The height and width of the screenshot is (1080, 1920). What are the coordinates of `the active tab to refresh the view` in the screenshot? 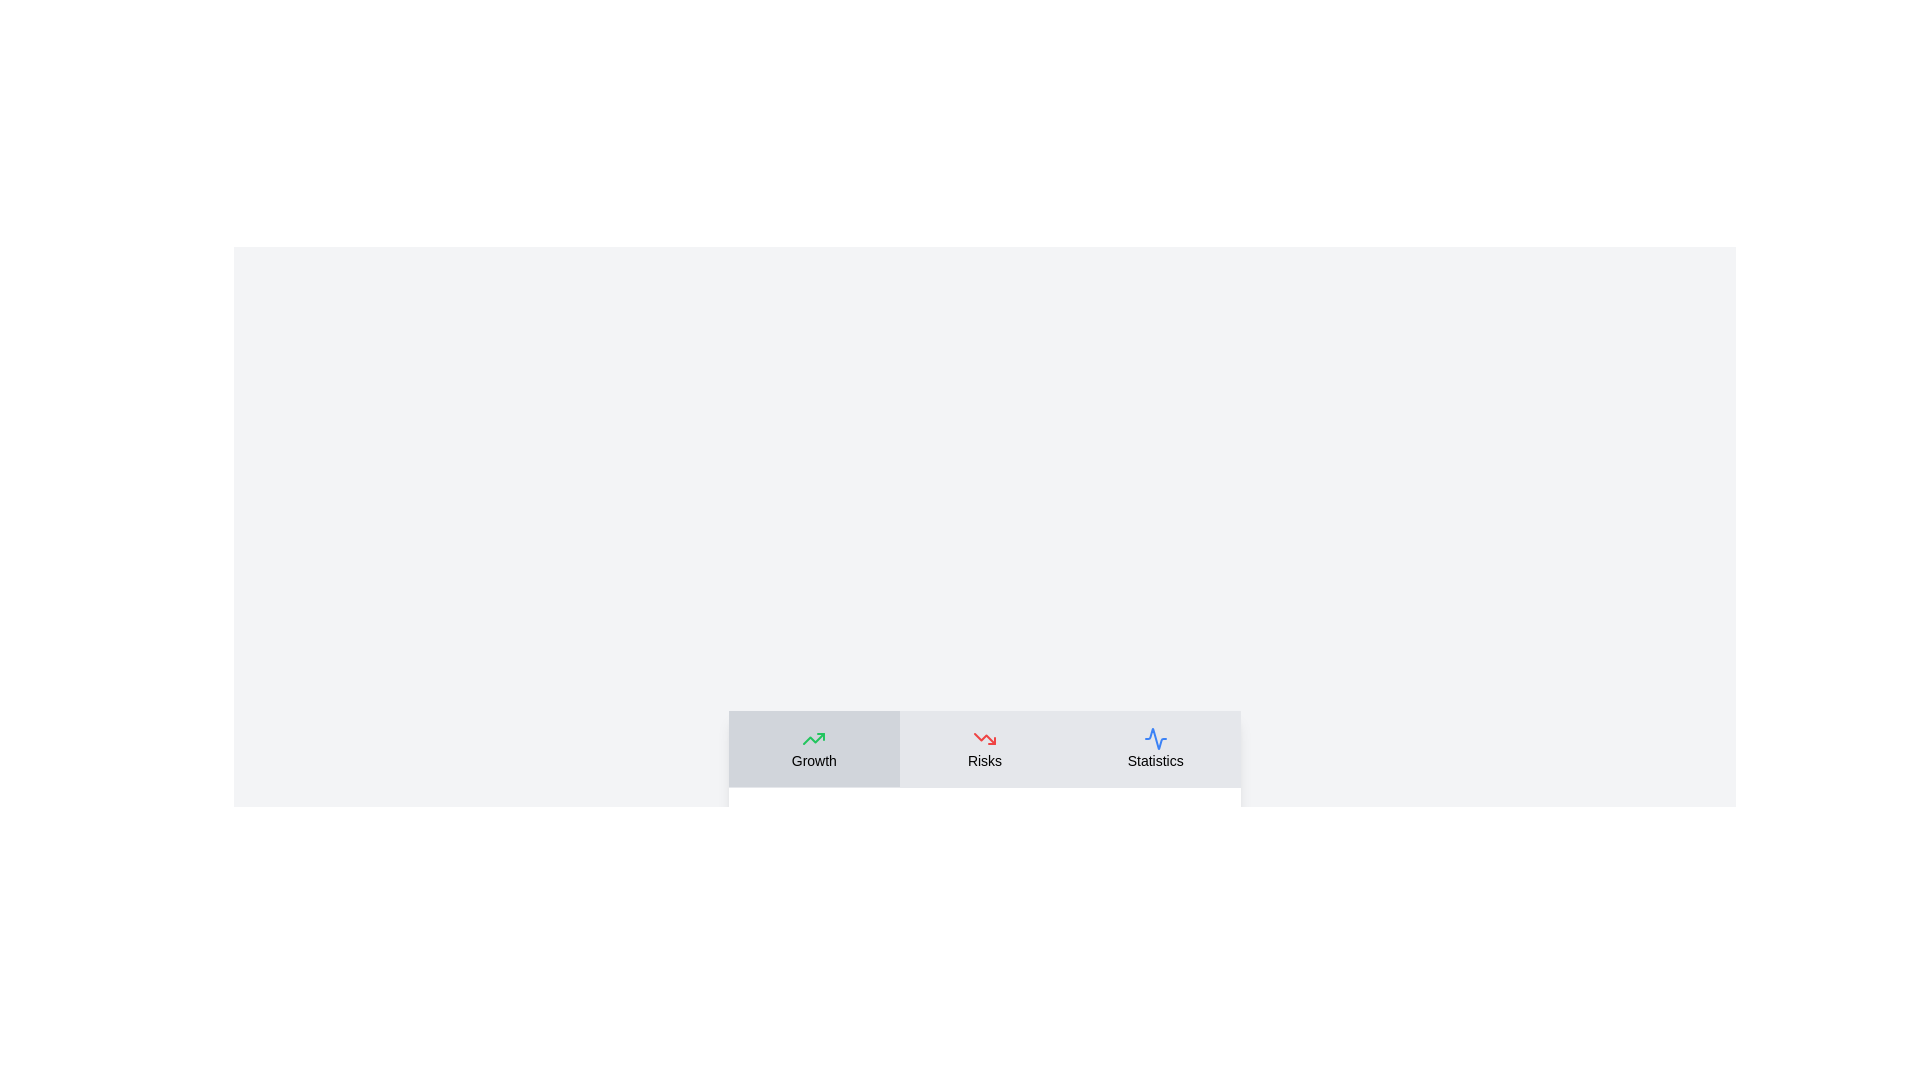 It's located at (814, 748).